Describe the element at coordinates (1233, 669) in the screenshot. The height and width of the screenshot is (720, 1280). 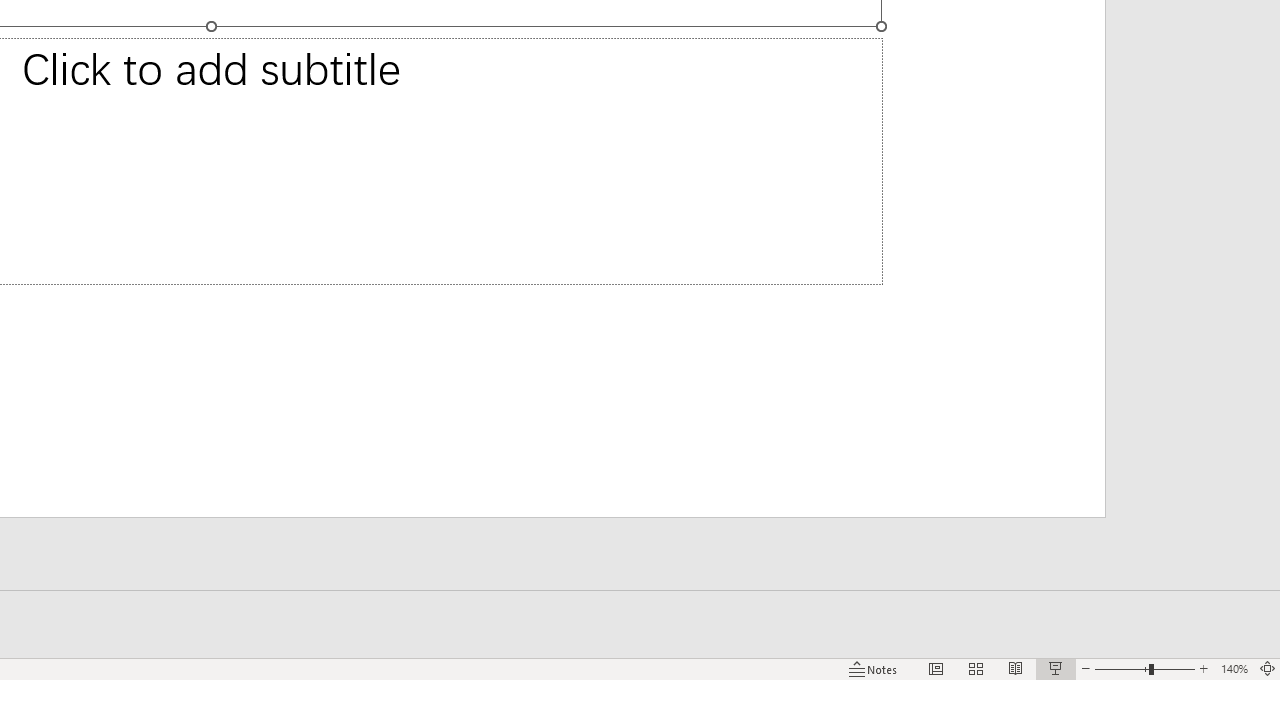
I see `'Zoom 140%'` at that location.